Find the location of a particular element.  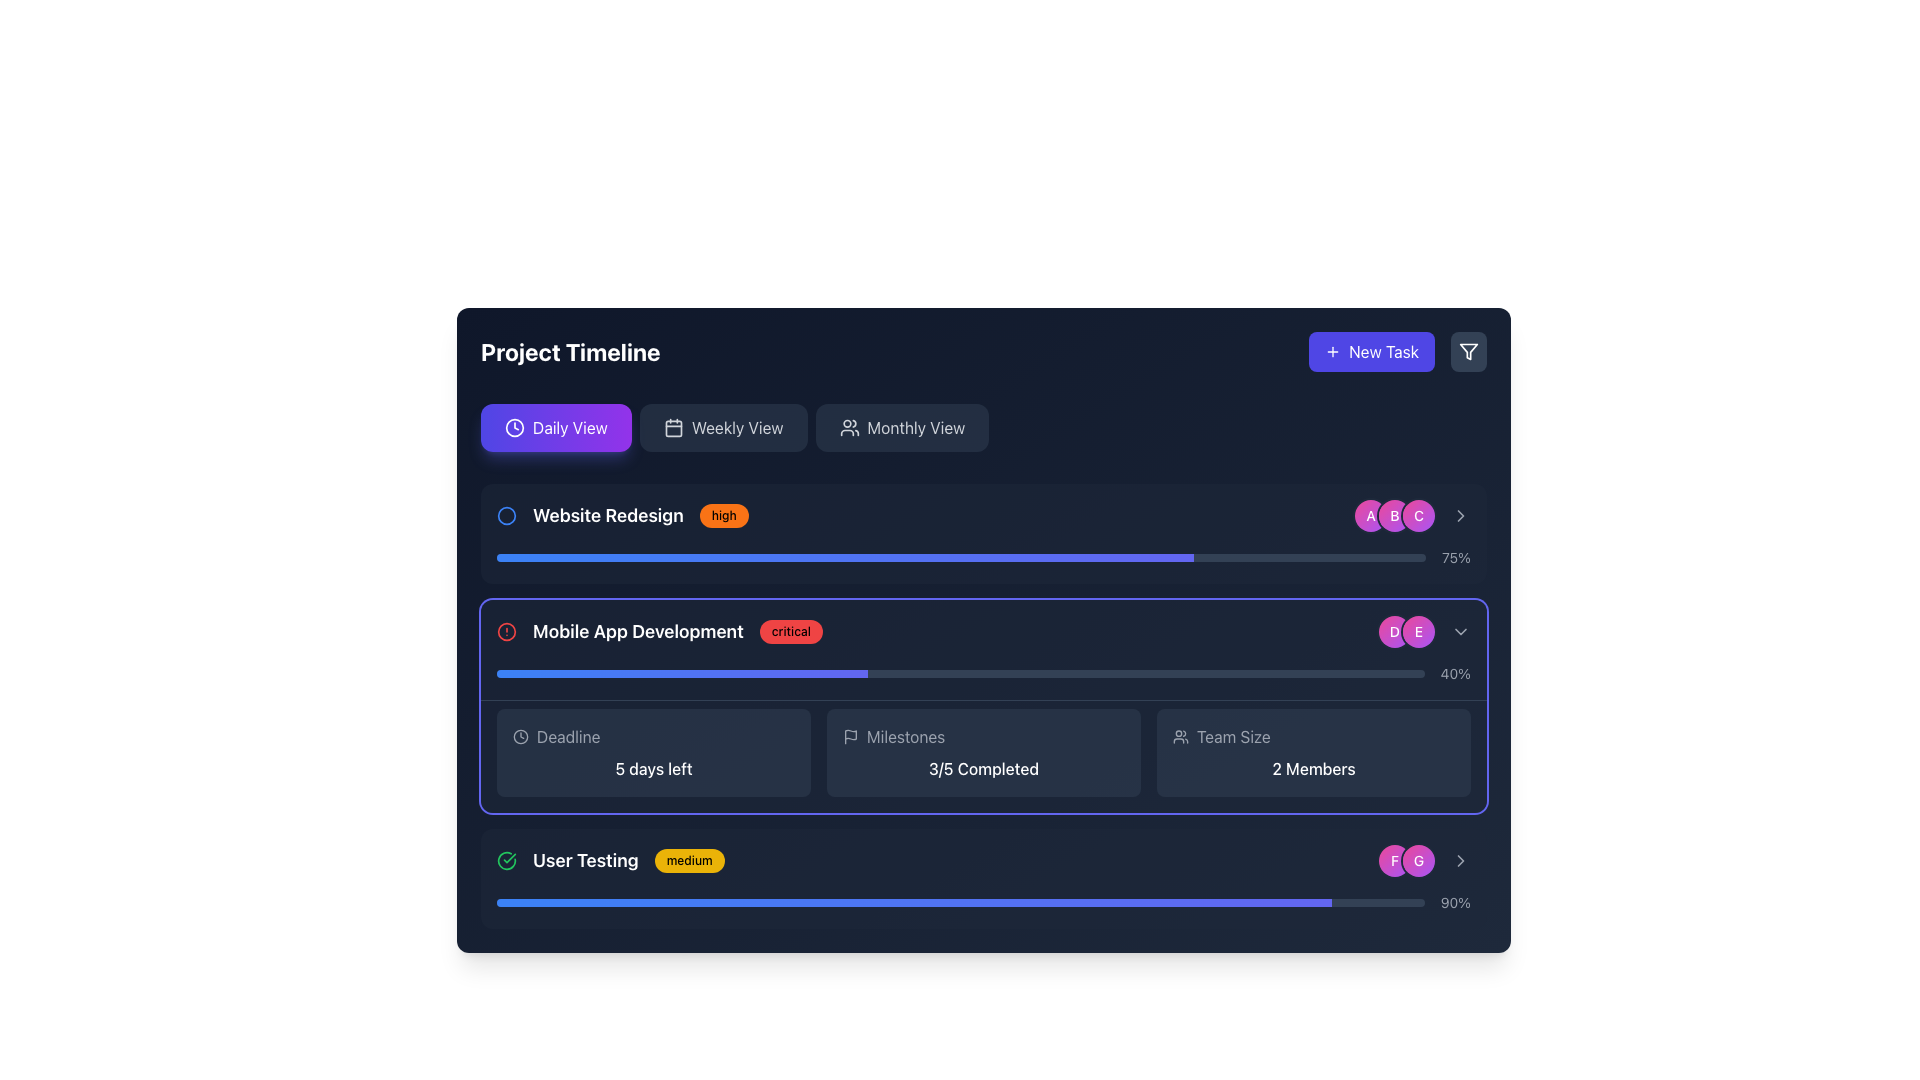

the static text displaying '75%' which is aligned with a horizontal progress bar and located on a dark background is located at coordinates (1456, 558).